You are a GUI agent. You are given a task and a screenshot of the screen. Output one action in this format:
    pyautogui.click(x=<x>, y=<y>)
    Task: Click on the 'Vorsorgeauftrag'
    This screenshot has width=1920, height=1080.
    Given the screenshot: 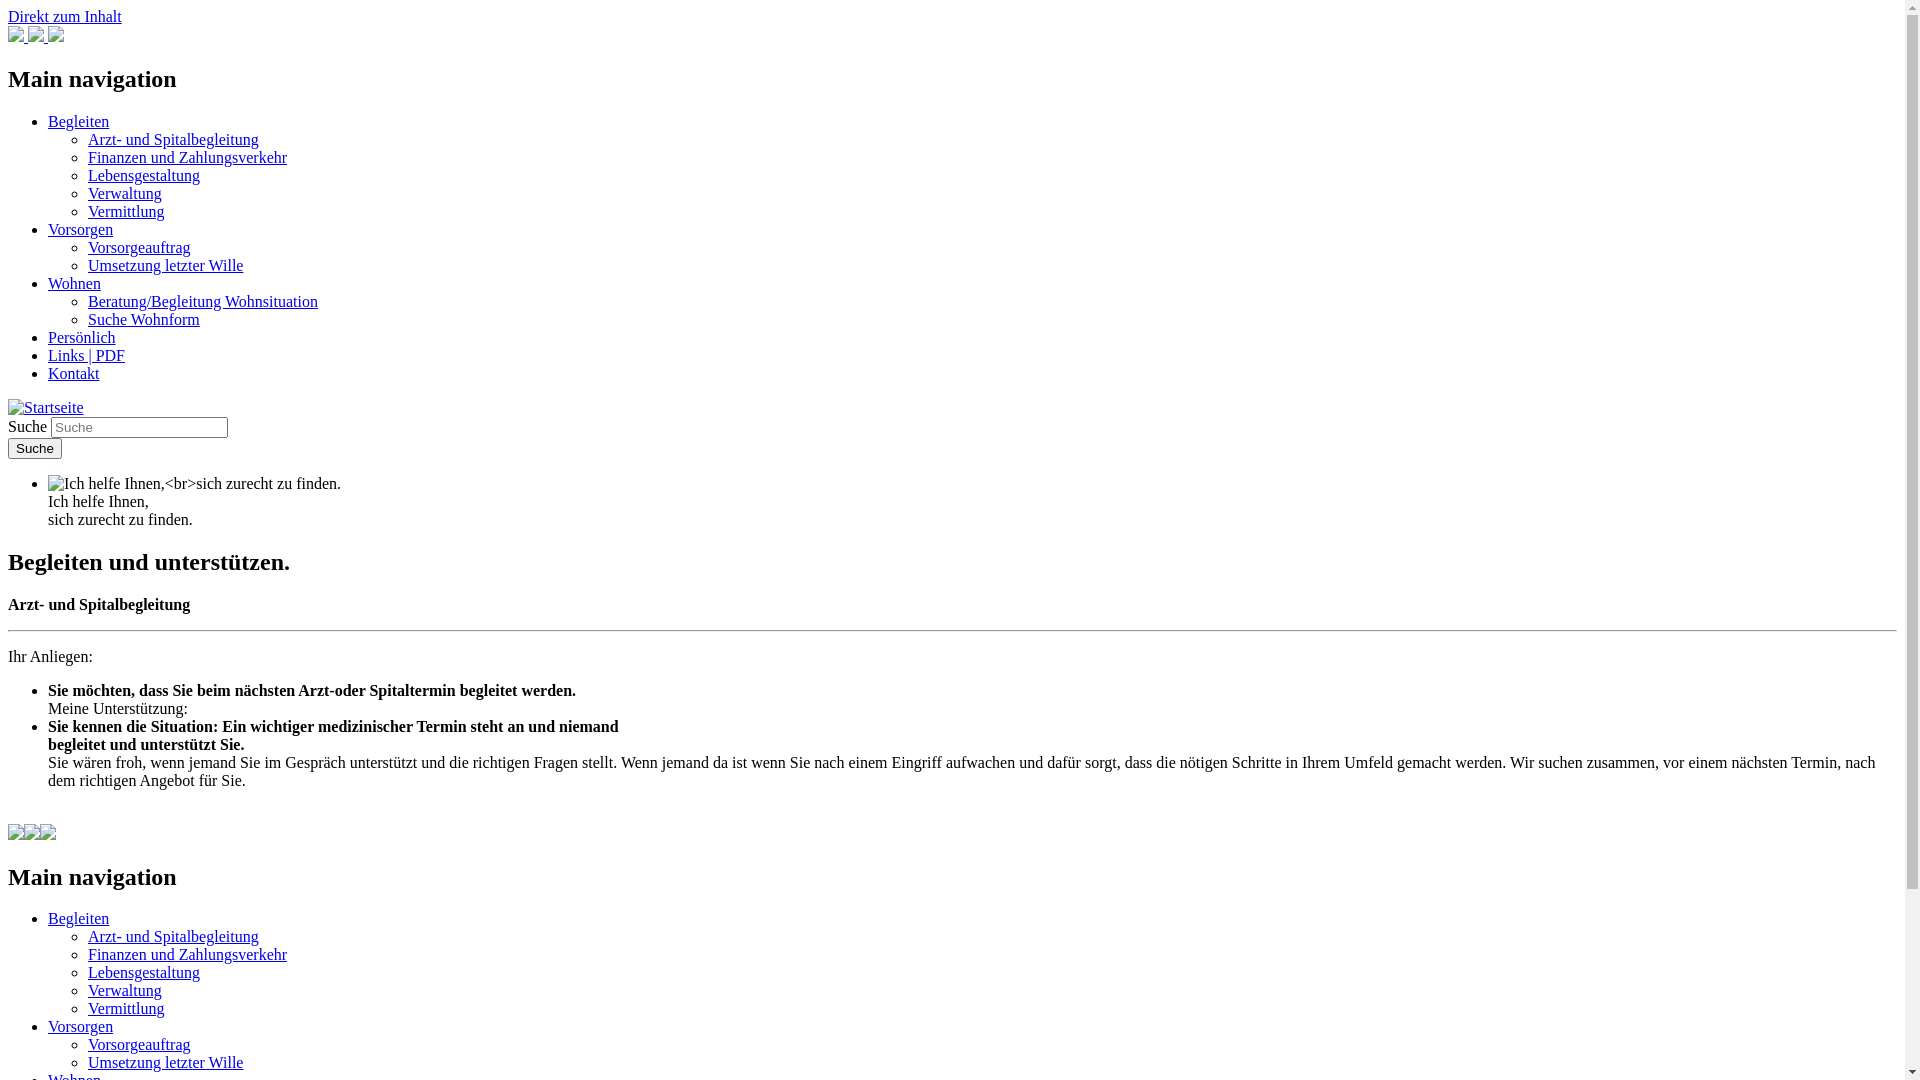 What is the action you would take?
    pyautogui.click(x=138, y=246)
    